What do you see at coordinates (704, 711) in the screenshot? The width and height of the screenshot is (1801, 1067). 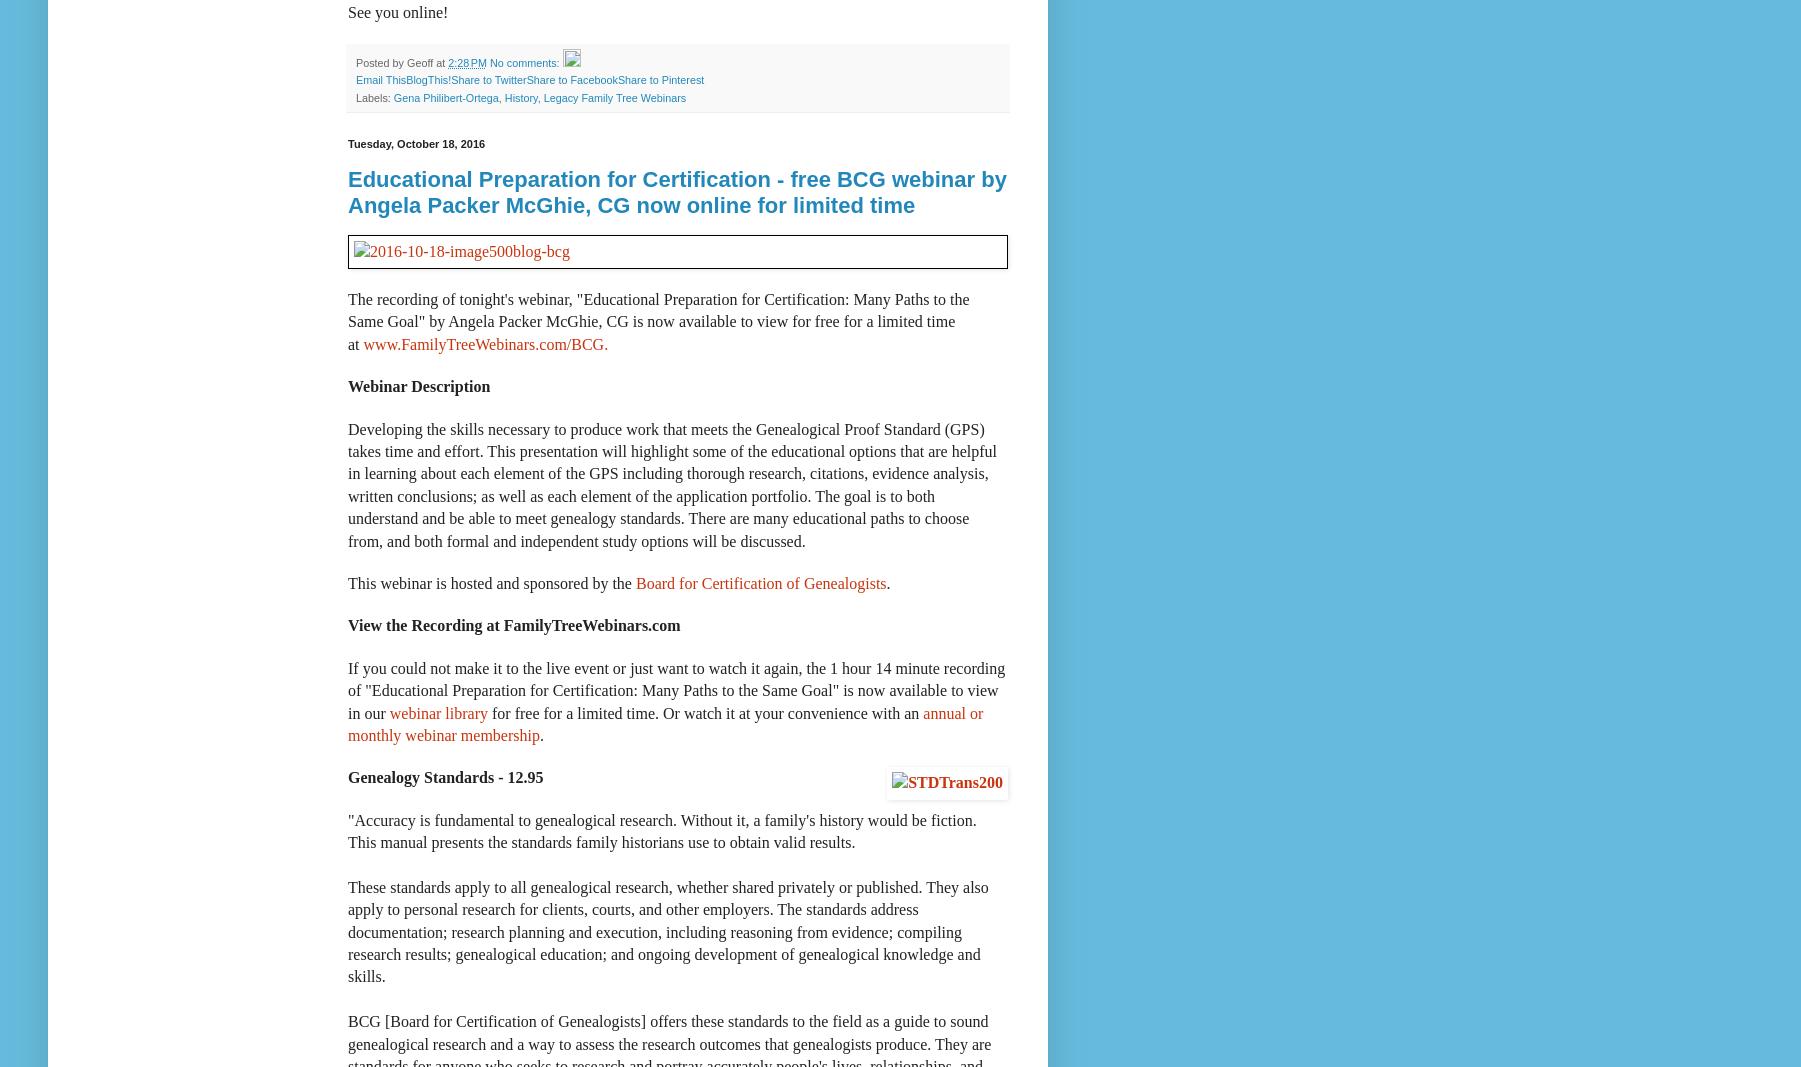 I see `'for free for a limited time. Or watch it at your convenience with an'` at bounding box center [704, 711].